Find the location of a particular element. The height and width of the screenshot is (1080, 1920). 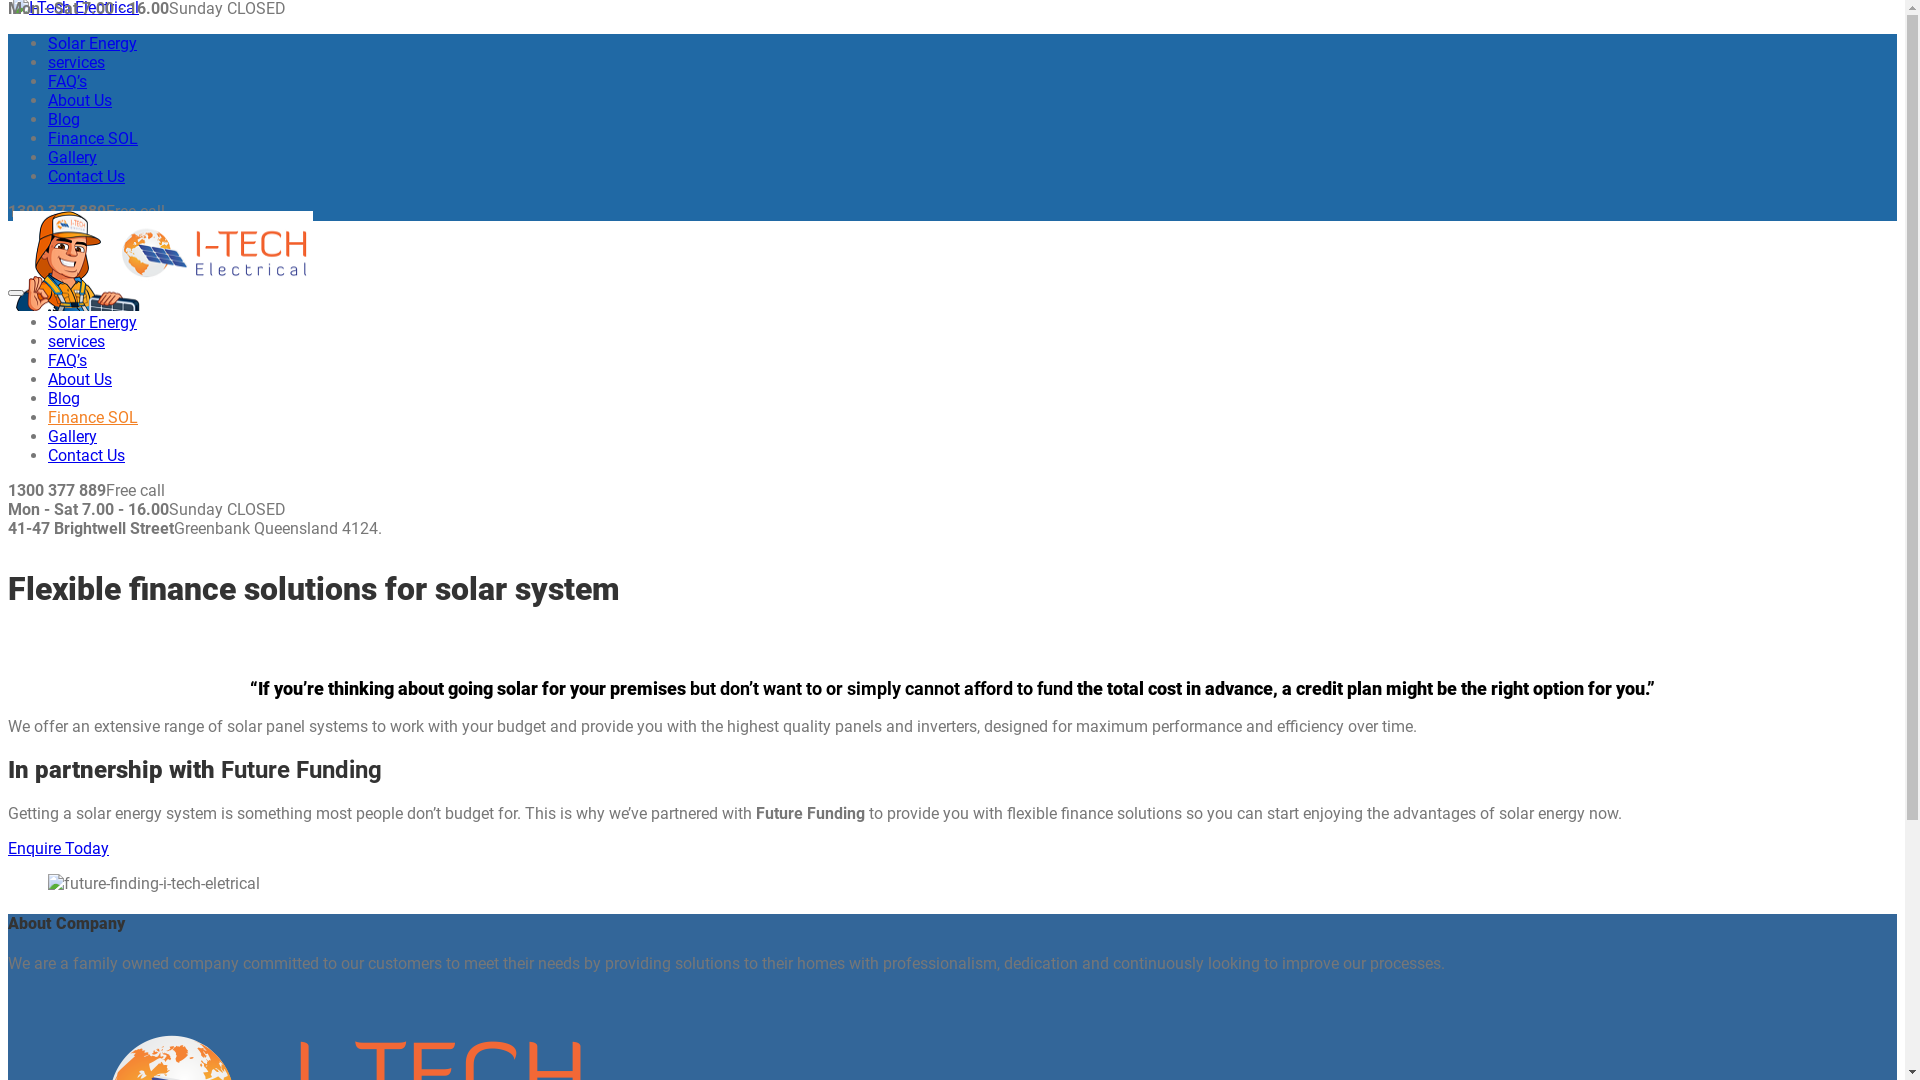

'Solar Energy' is located at coordinates (91, 43).